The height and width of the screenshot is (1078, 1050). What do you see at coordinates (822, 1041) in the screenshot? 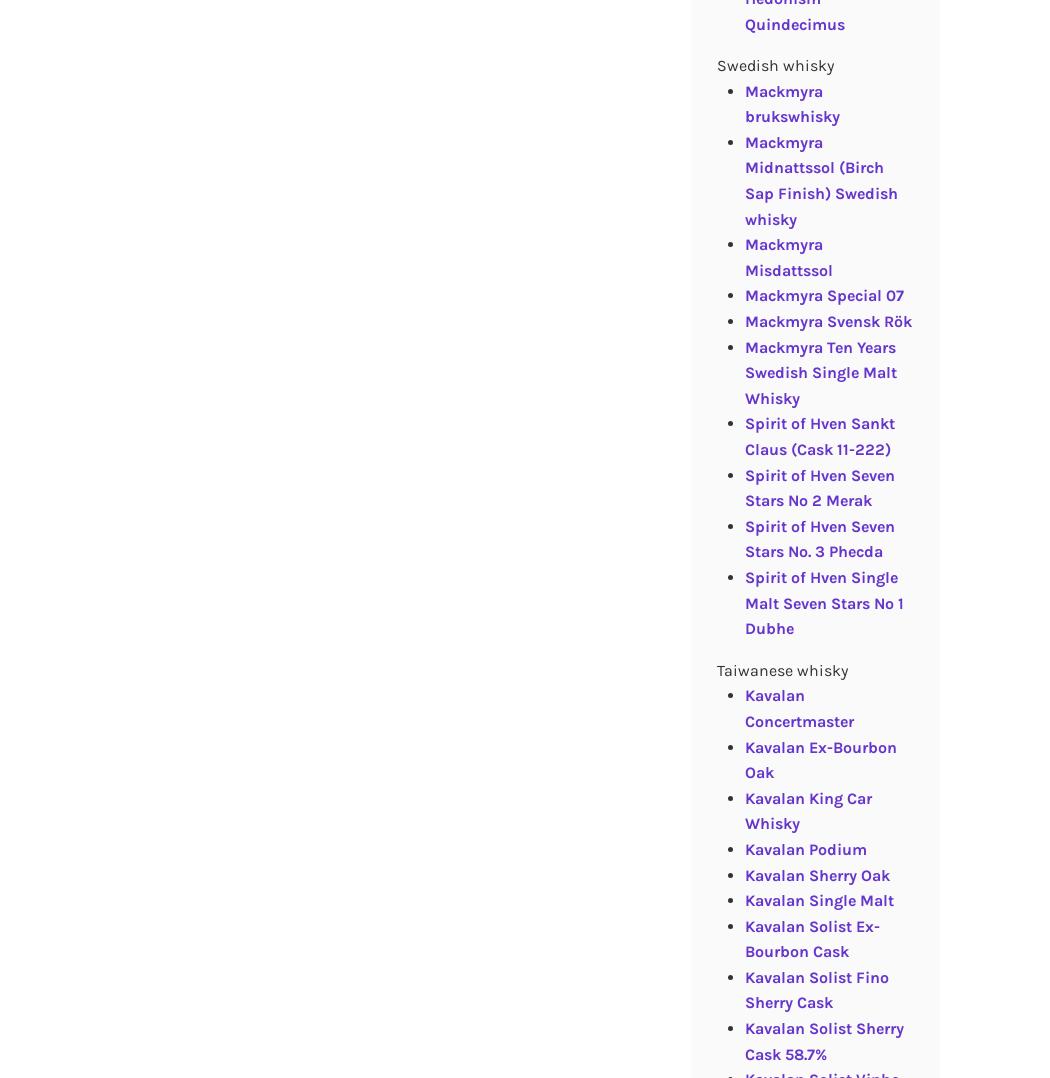
I see `'Kavalan Solist Sherry Cask 58.7%'` at bounding box center [822, 1041].